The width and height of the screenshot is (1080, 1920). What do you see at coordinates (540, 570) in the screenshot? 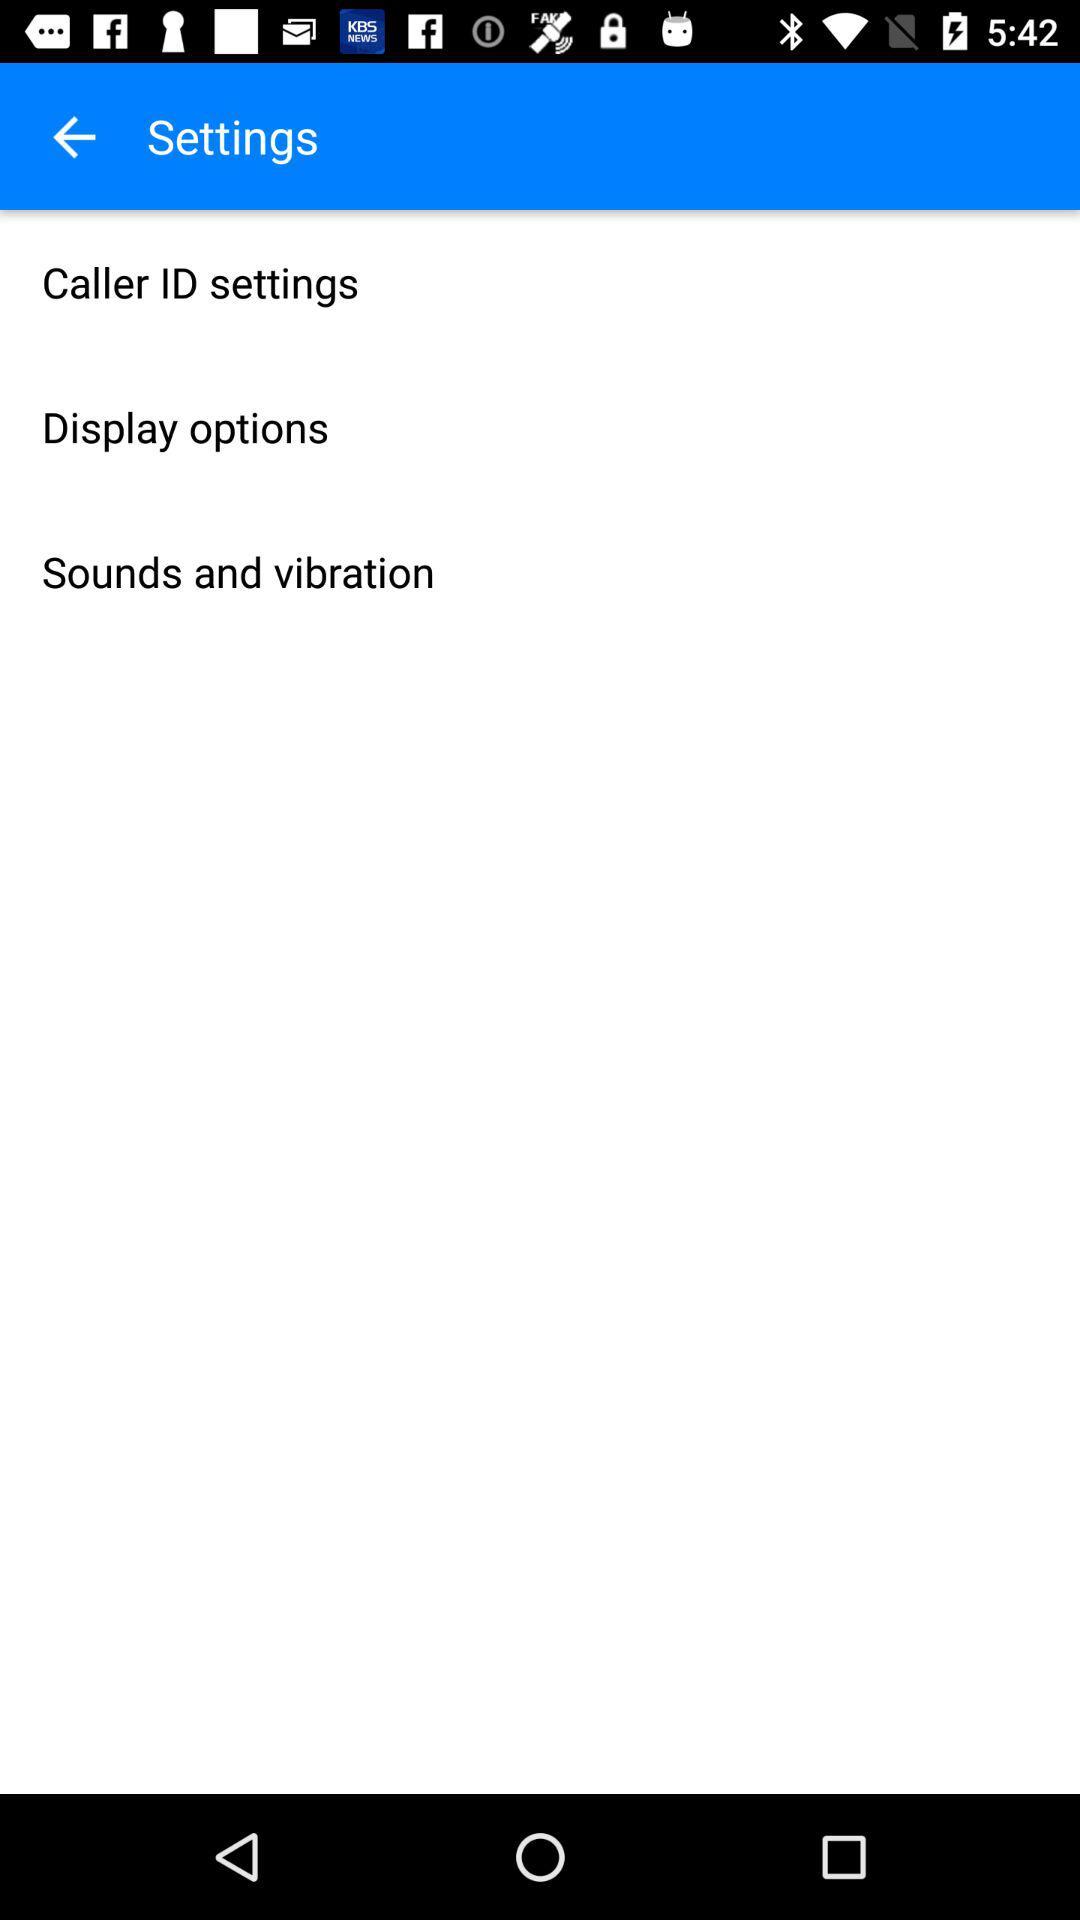
I see `sounds and vibration icon` at bounding box center [540, 570].